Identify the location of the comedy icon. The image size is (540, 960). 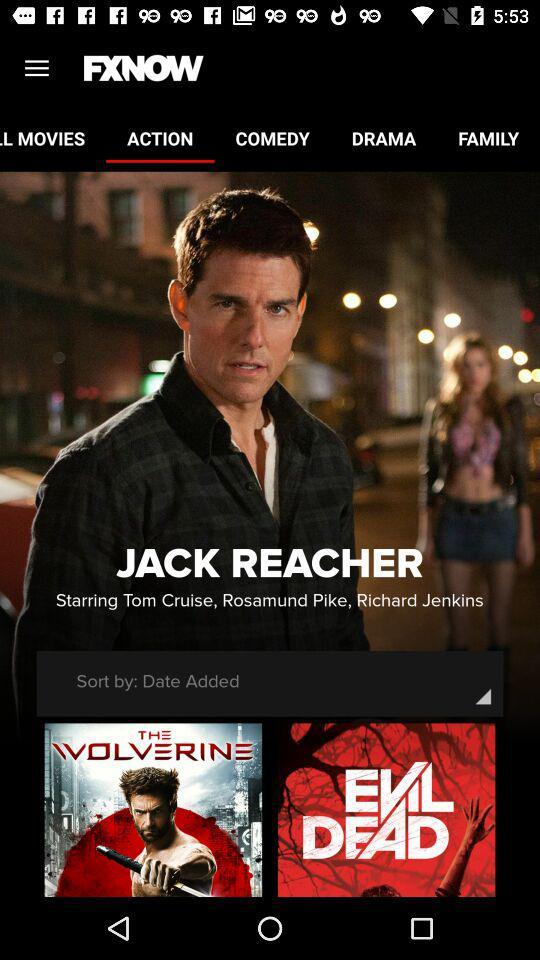
(271, 137).